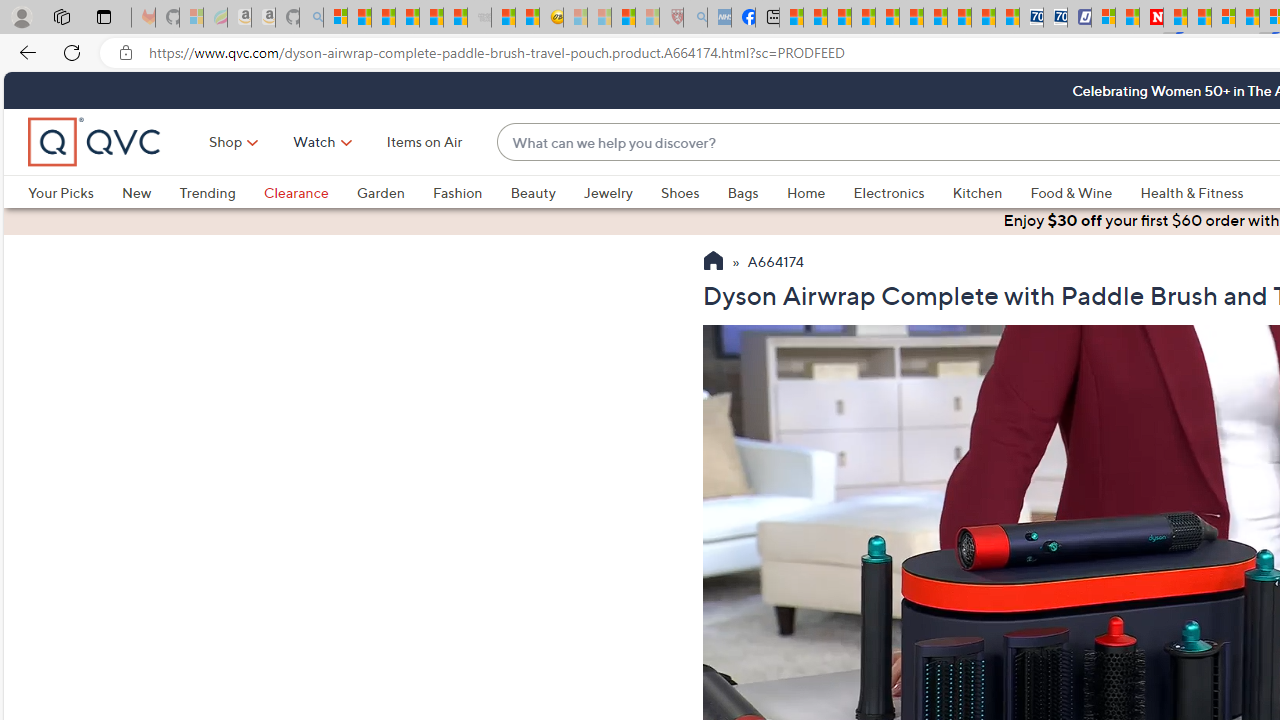 The width and height of the screenshot is (1280, 720). What do you see at coordinates (207, 192) in the screenshot?
I see `'Trending'` at bounding box center [207, 192].